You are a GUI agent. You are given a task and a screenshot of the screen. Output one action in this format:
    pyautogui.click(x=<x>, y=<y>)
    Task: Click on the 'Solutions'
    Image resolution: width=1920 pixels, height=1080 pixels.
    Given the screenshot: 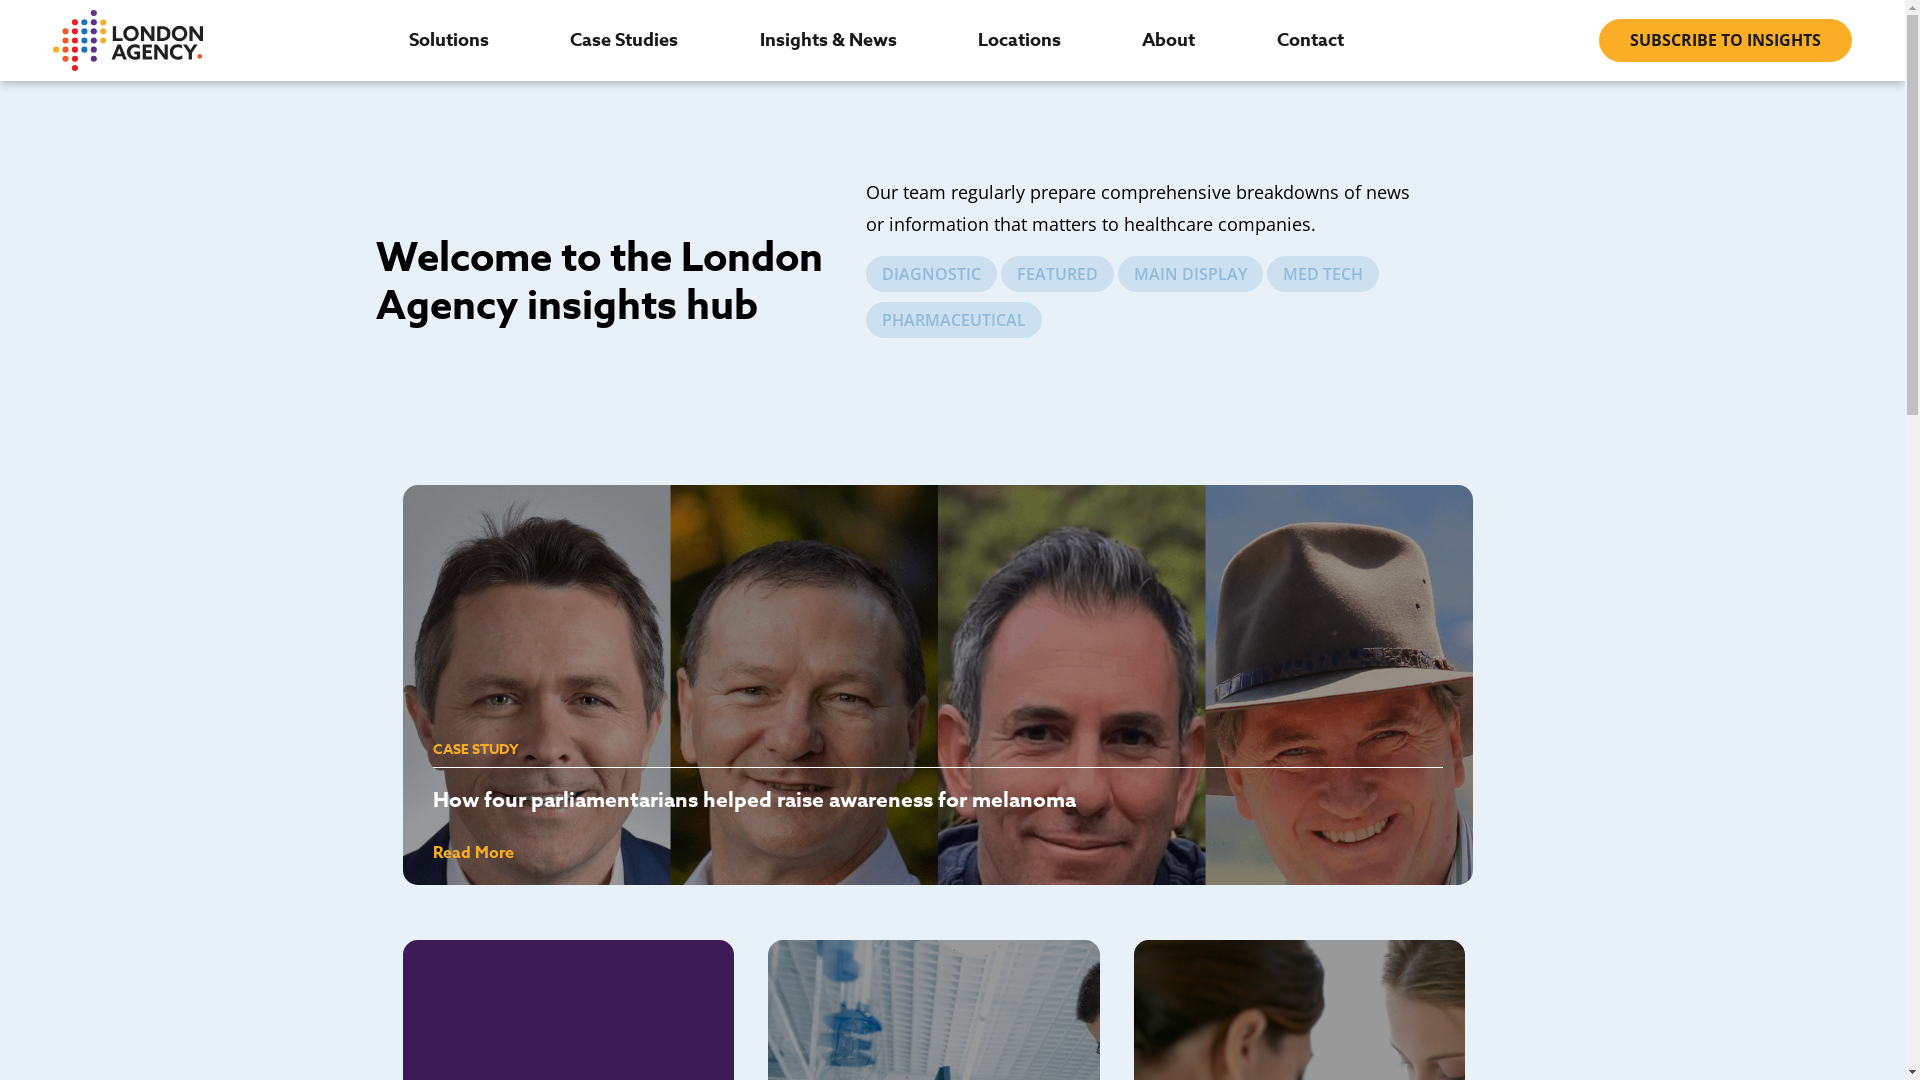 What is the action you would take?
    pyautogui.click(x=407, y=39)
    